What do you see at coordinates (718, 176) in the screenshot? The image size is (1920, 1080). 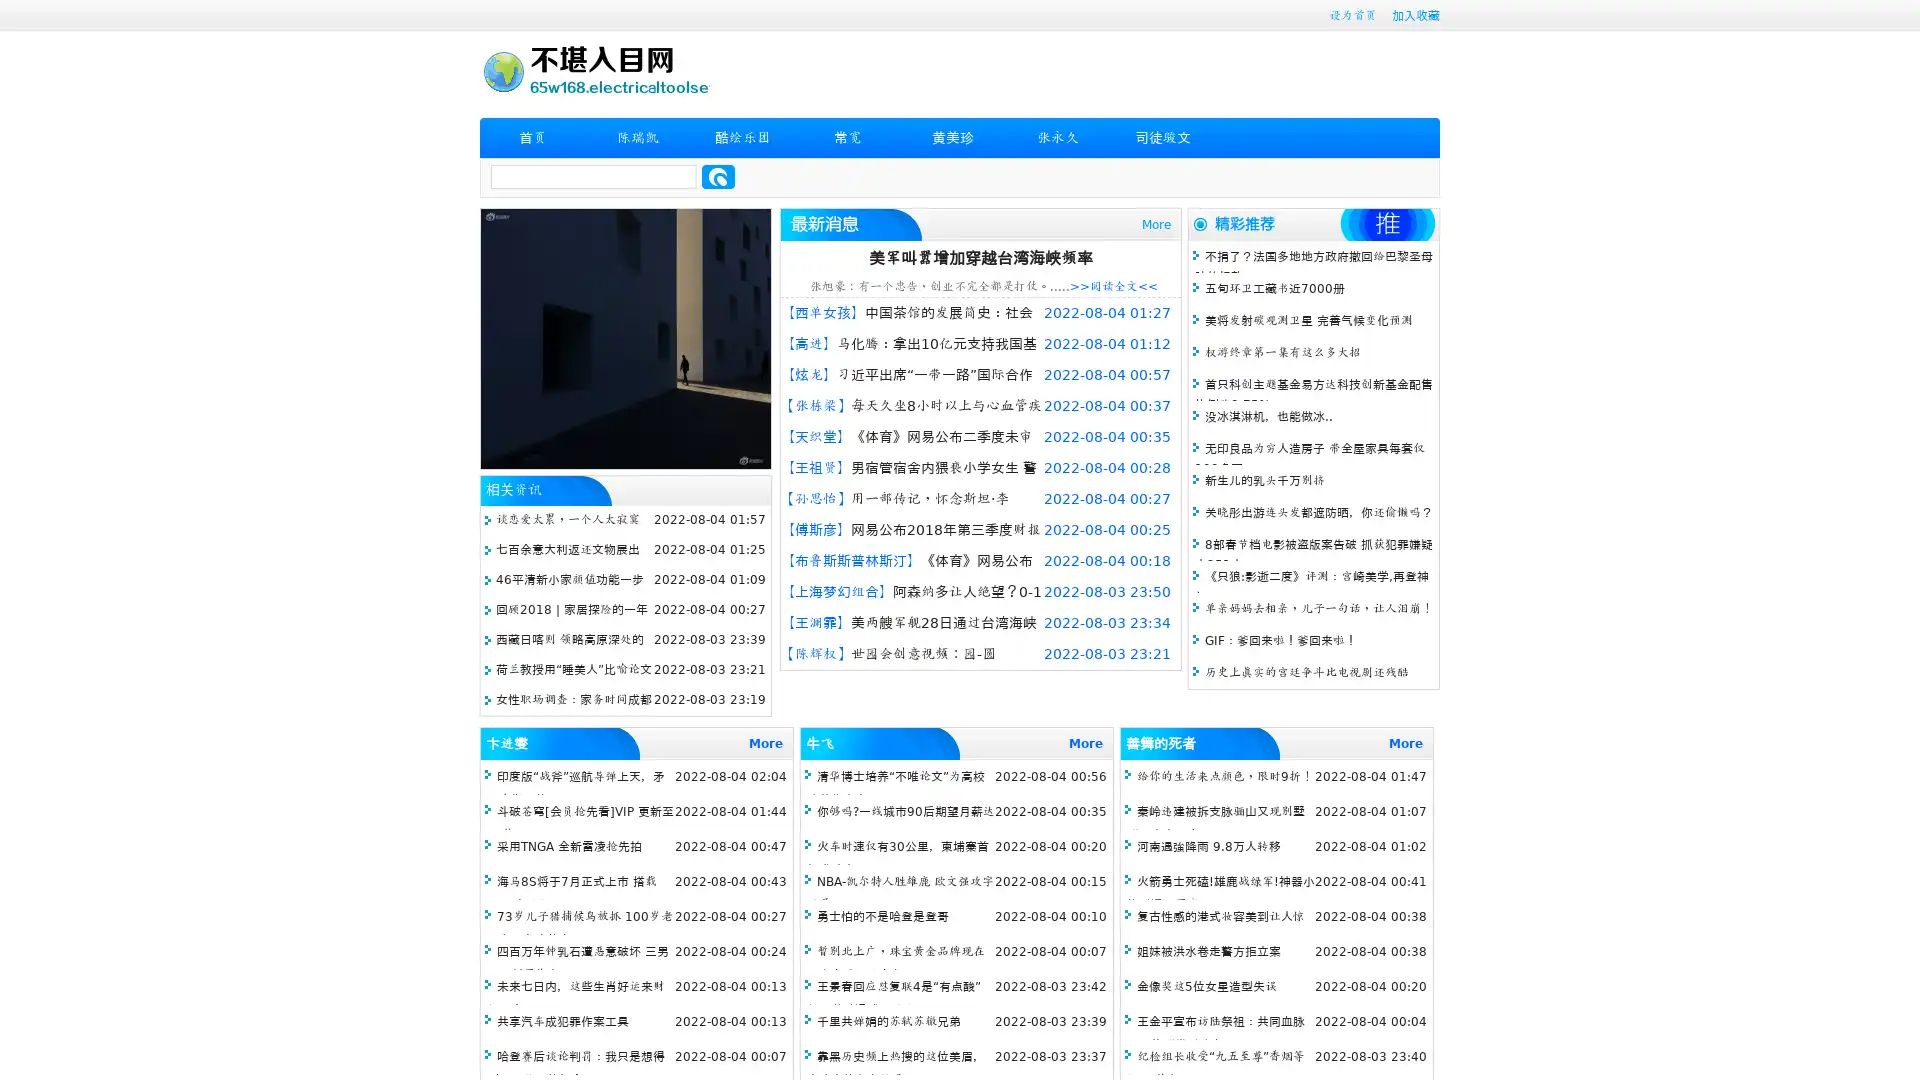 I see `Search` at bounding box center [718, 176].